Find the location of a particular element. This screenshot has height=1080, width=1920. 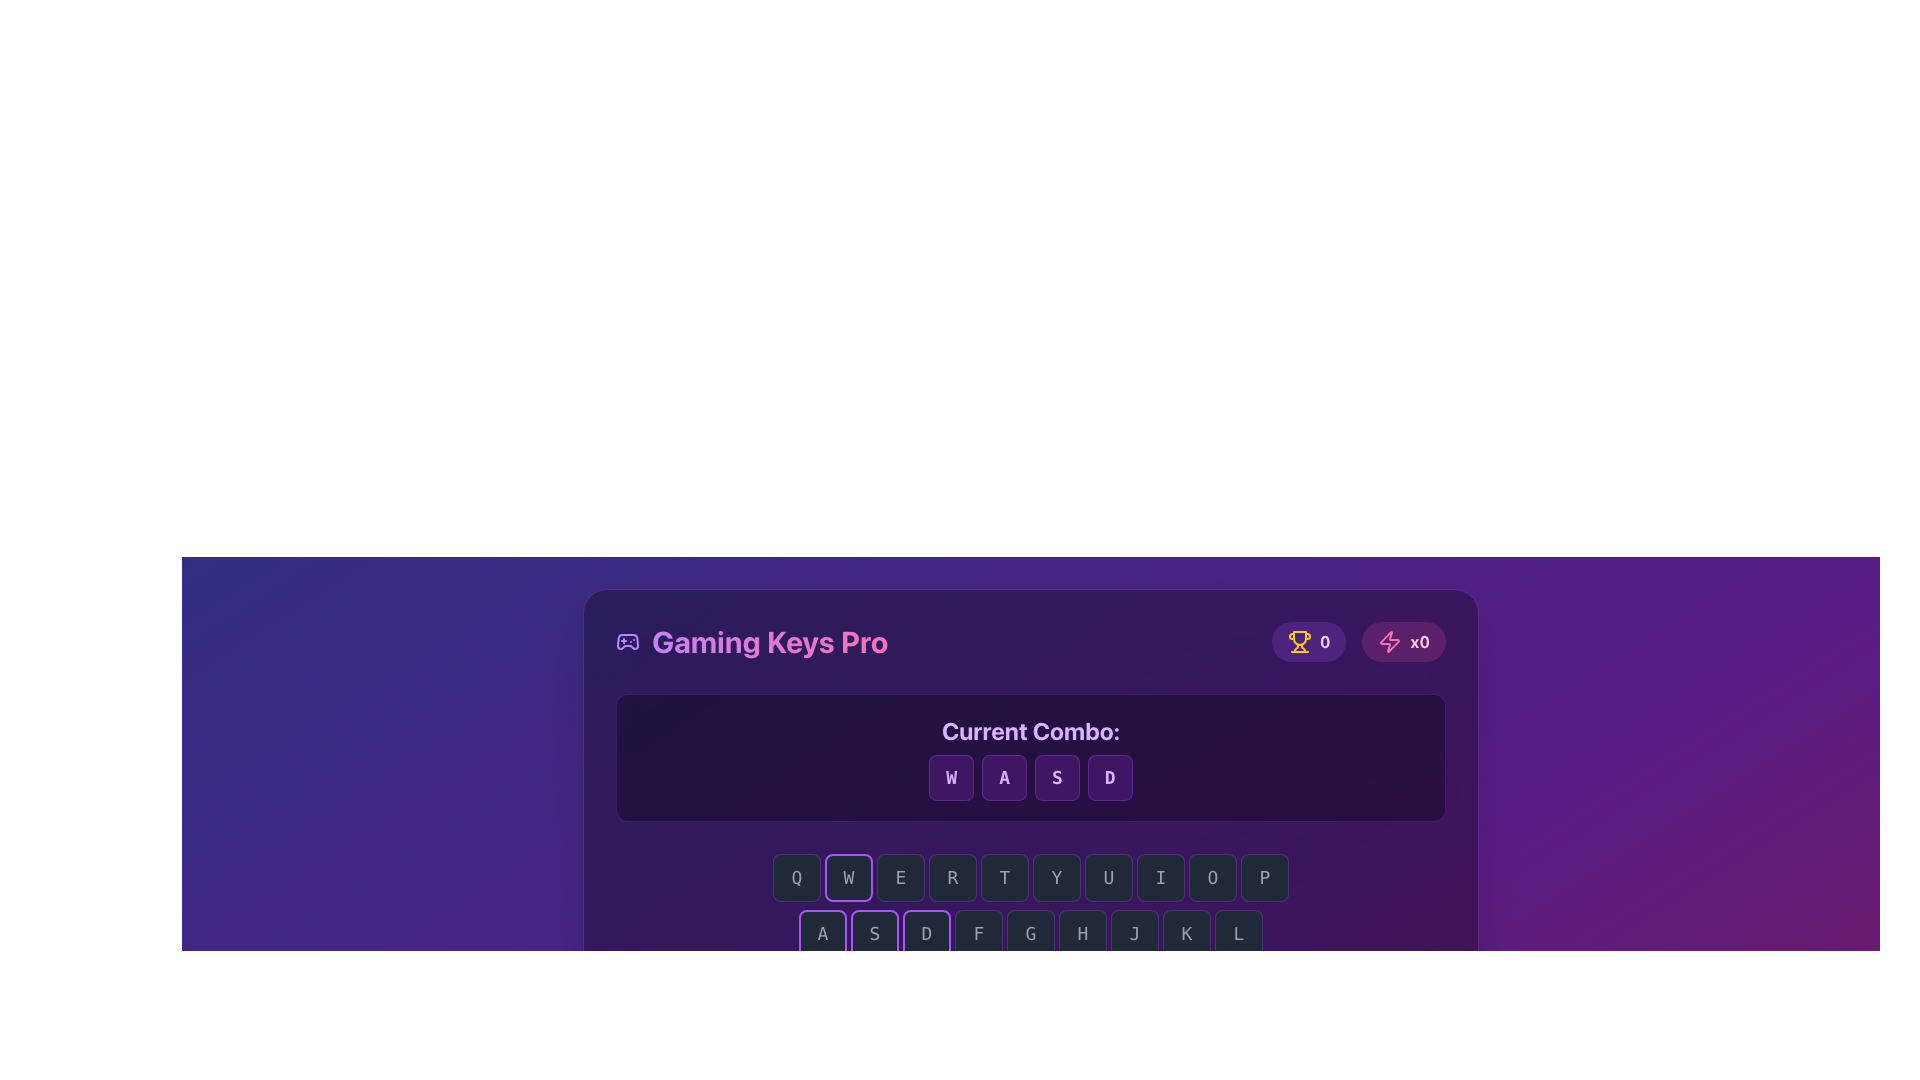

the square button with a rounded border displaying the letter 'E', which is the third button in a series of 10 buttons representing 'QWERTYUIOP', located below the 'Current Combo' section is located at coordinates (900, 877).